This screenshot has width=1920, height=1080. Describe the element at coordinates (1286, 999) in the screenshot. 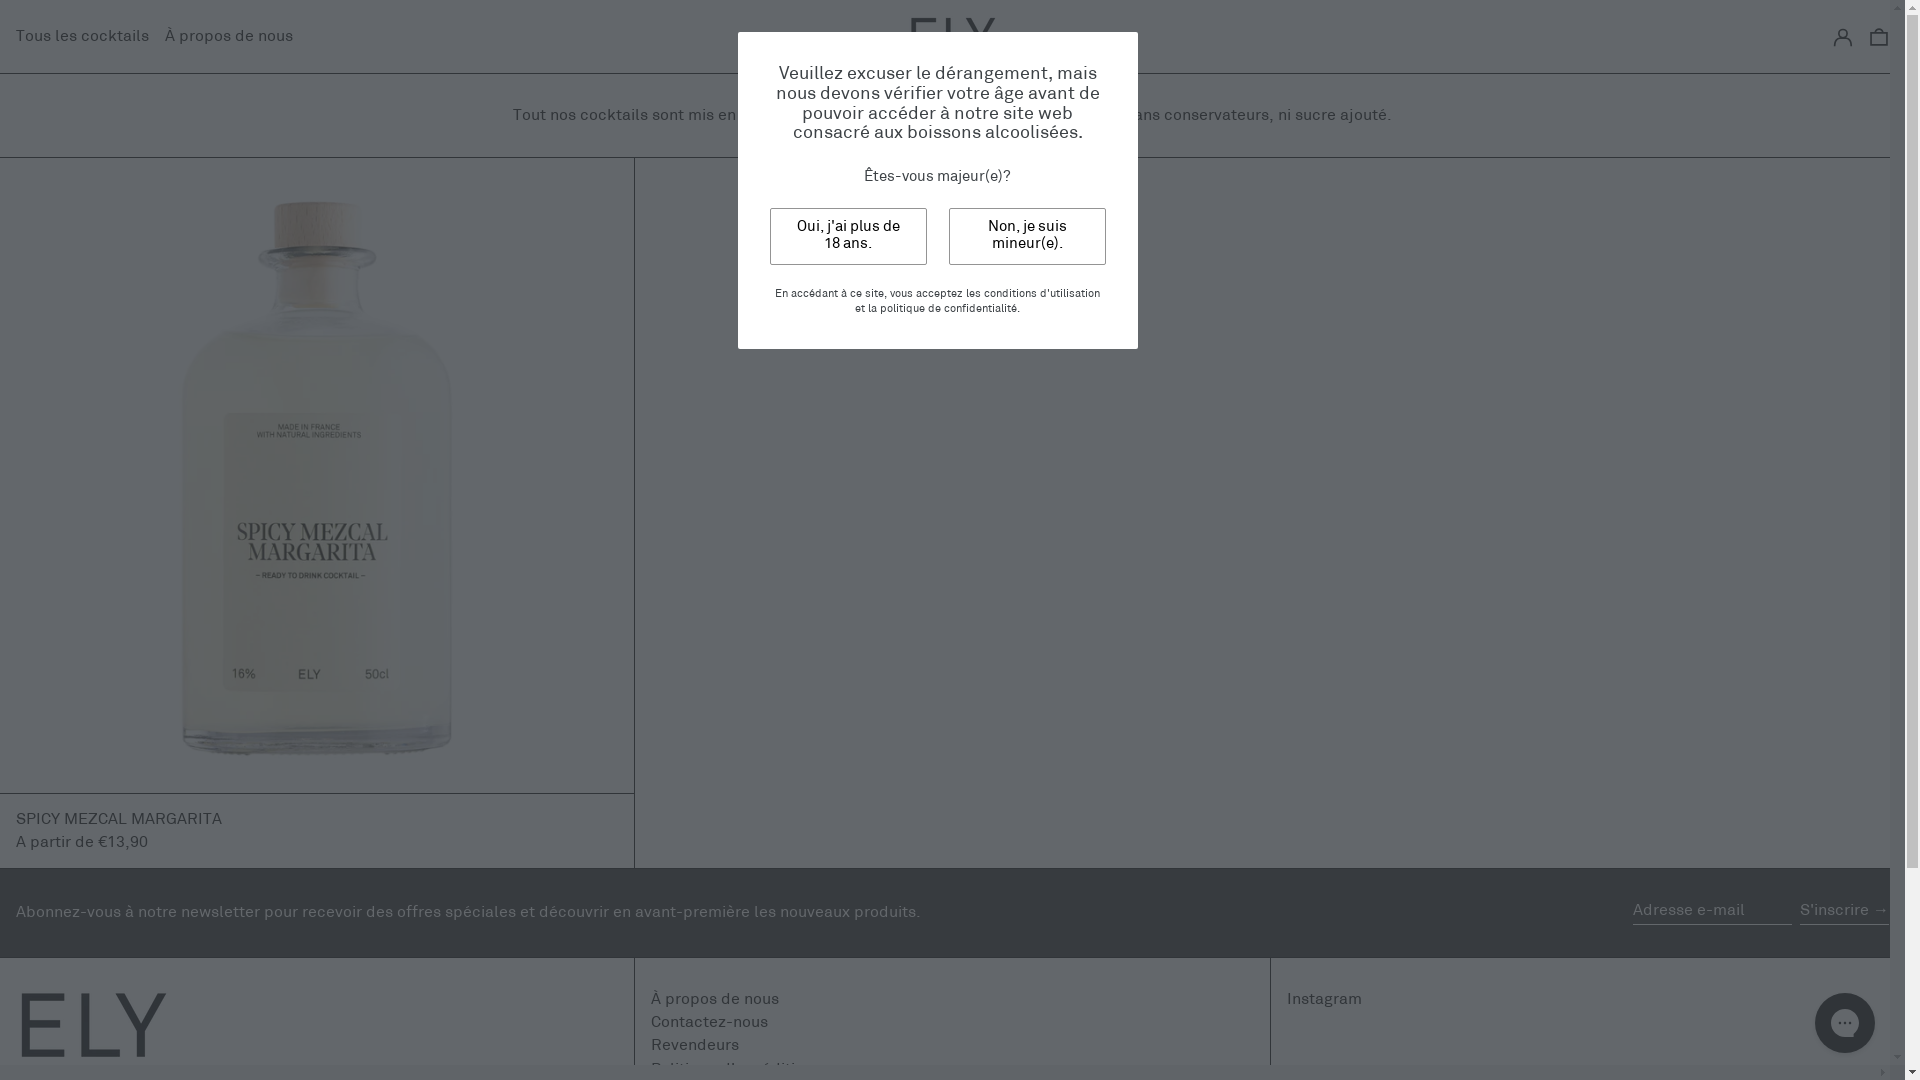

I see `'Instagram'` at that location.